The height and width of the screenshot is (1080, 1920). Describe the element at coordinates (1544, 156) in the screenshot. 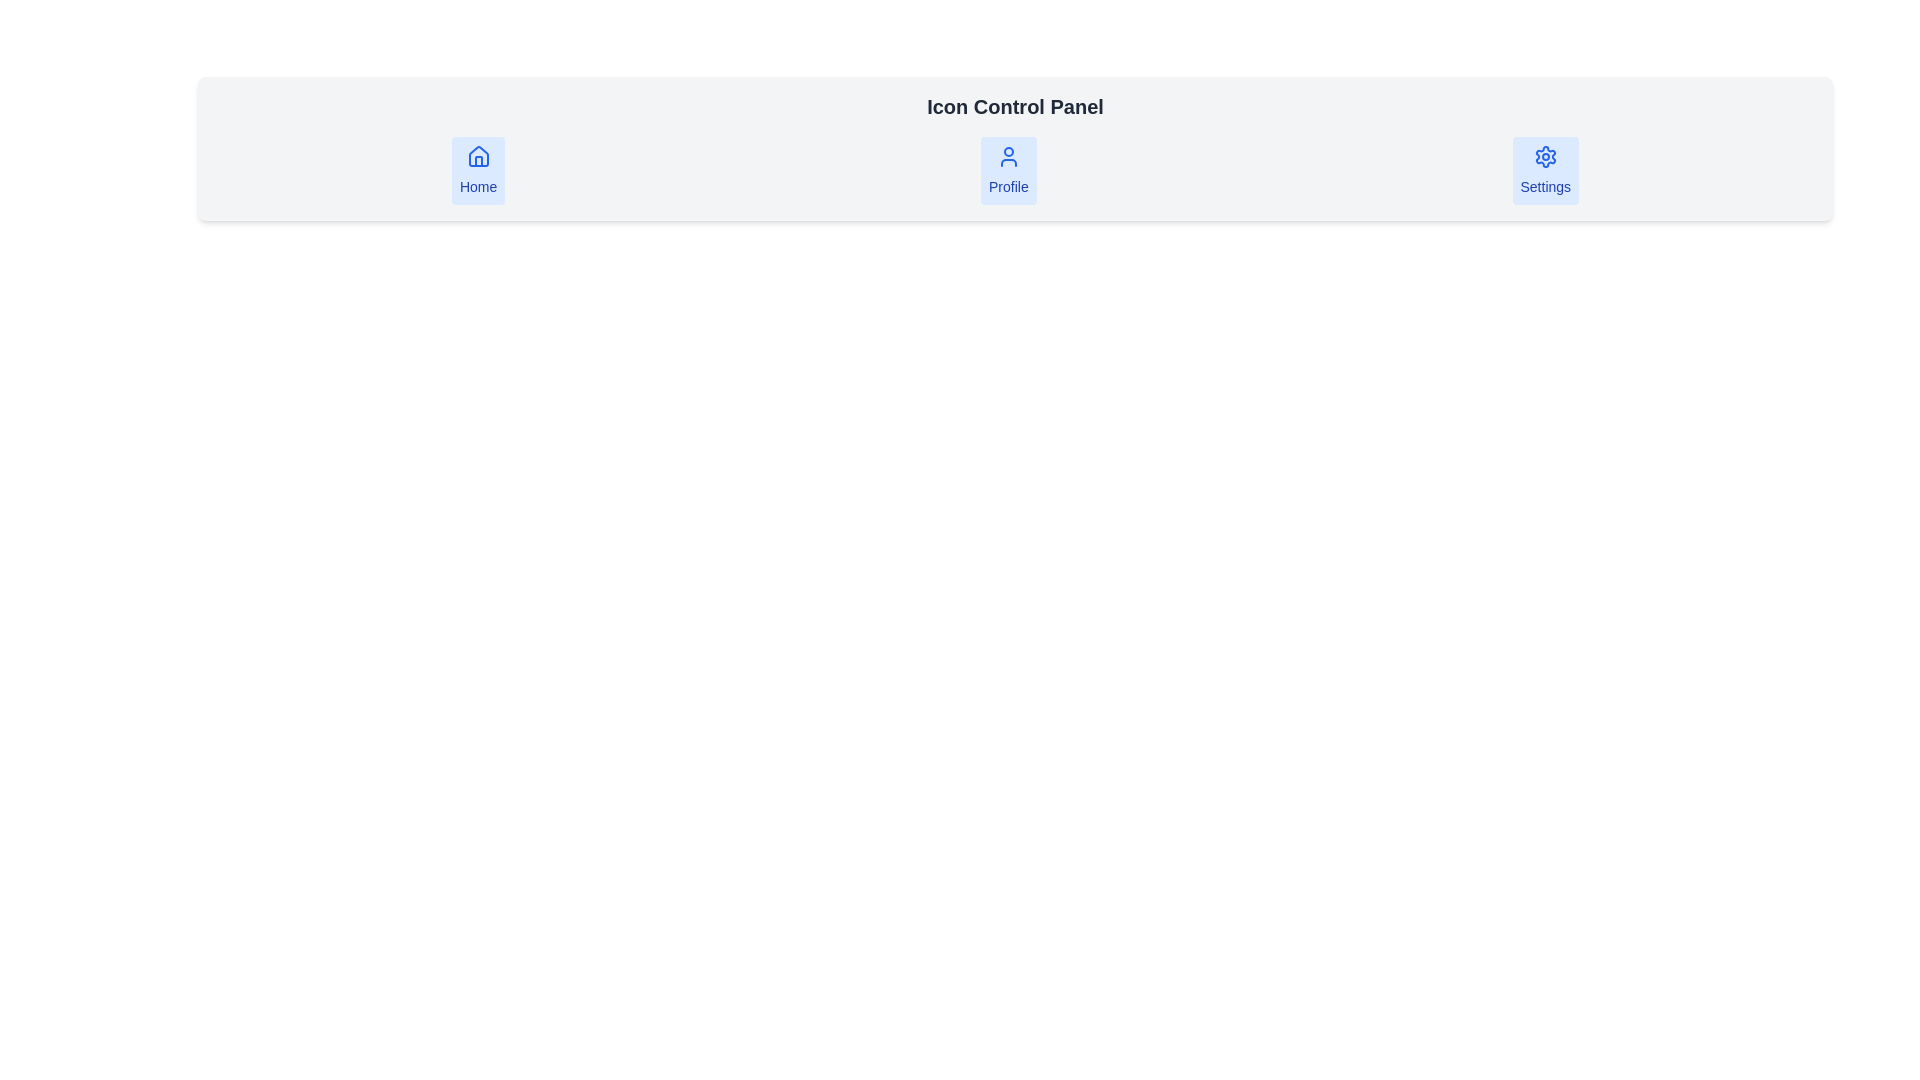

I see `the blue gear-shaped icon representing settings, located in the rightmost section of the navigation bar` at that location.